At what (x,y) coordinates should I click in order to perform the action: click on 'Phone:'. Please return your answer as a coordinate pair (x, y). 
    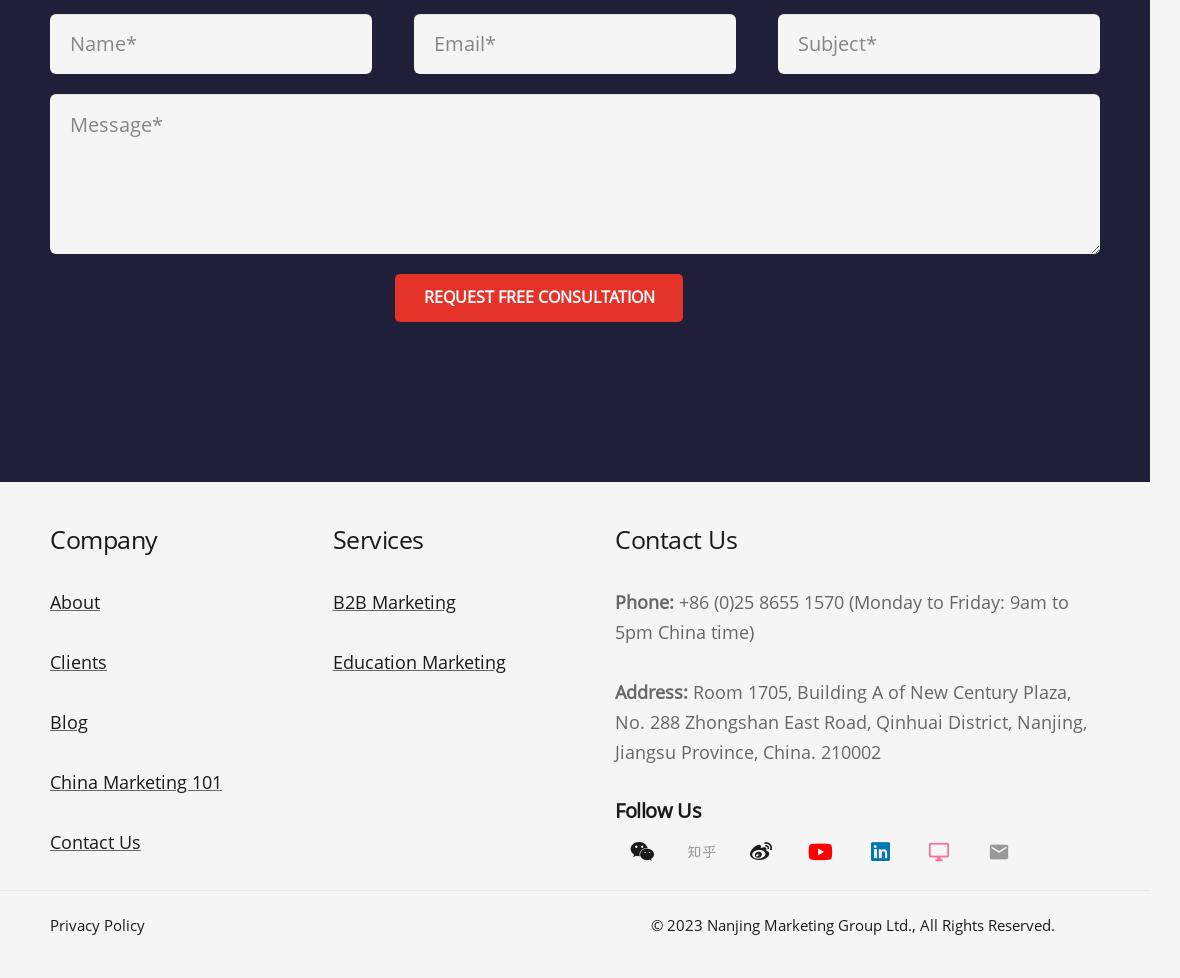
    Looking at the image, I should click on (643, 601).